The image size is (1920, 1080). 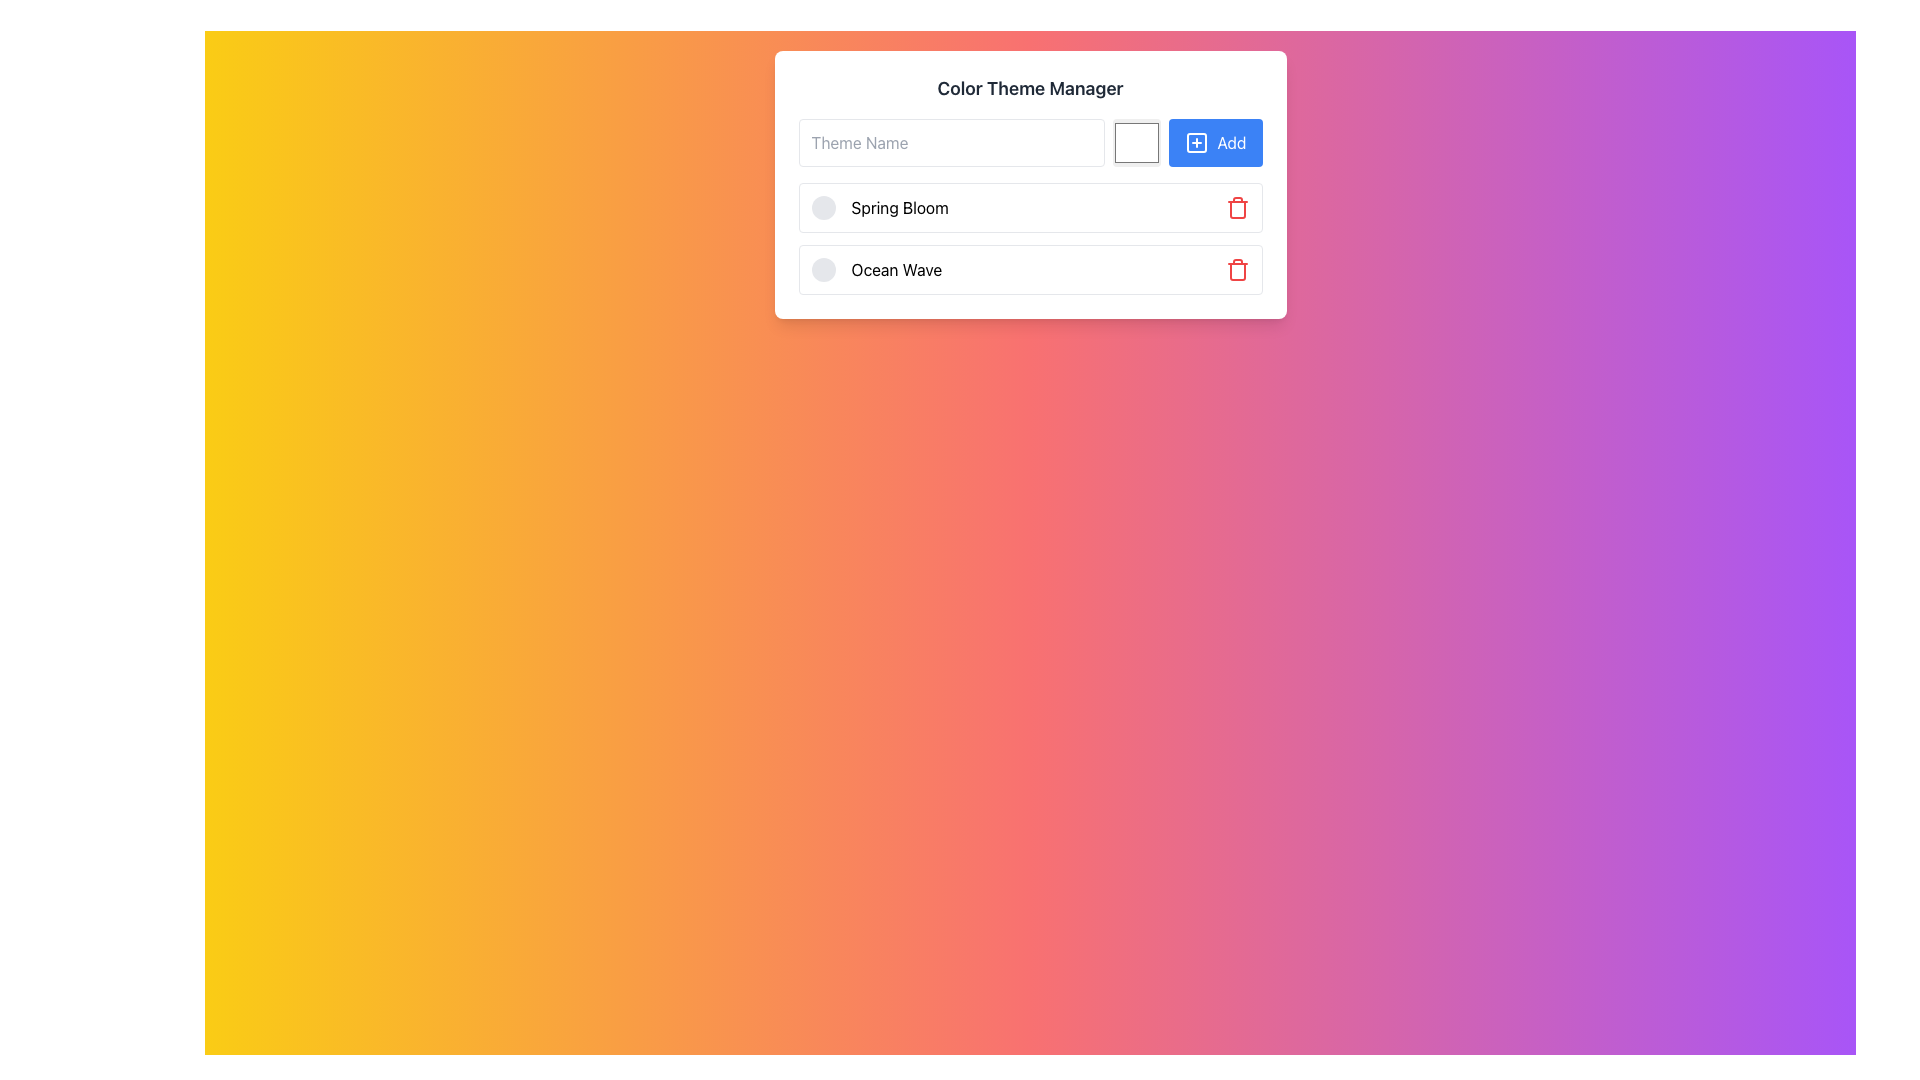 What do you see at coordinates (1030, 208) in the screenshot?
I see `the center of the first List item component labeled 'Spring Bloom'` at bounding box center [1030, 208].